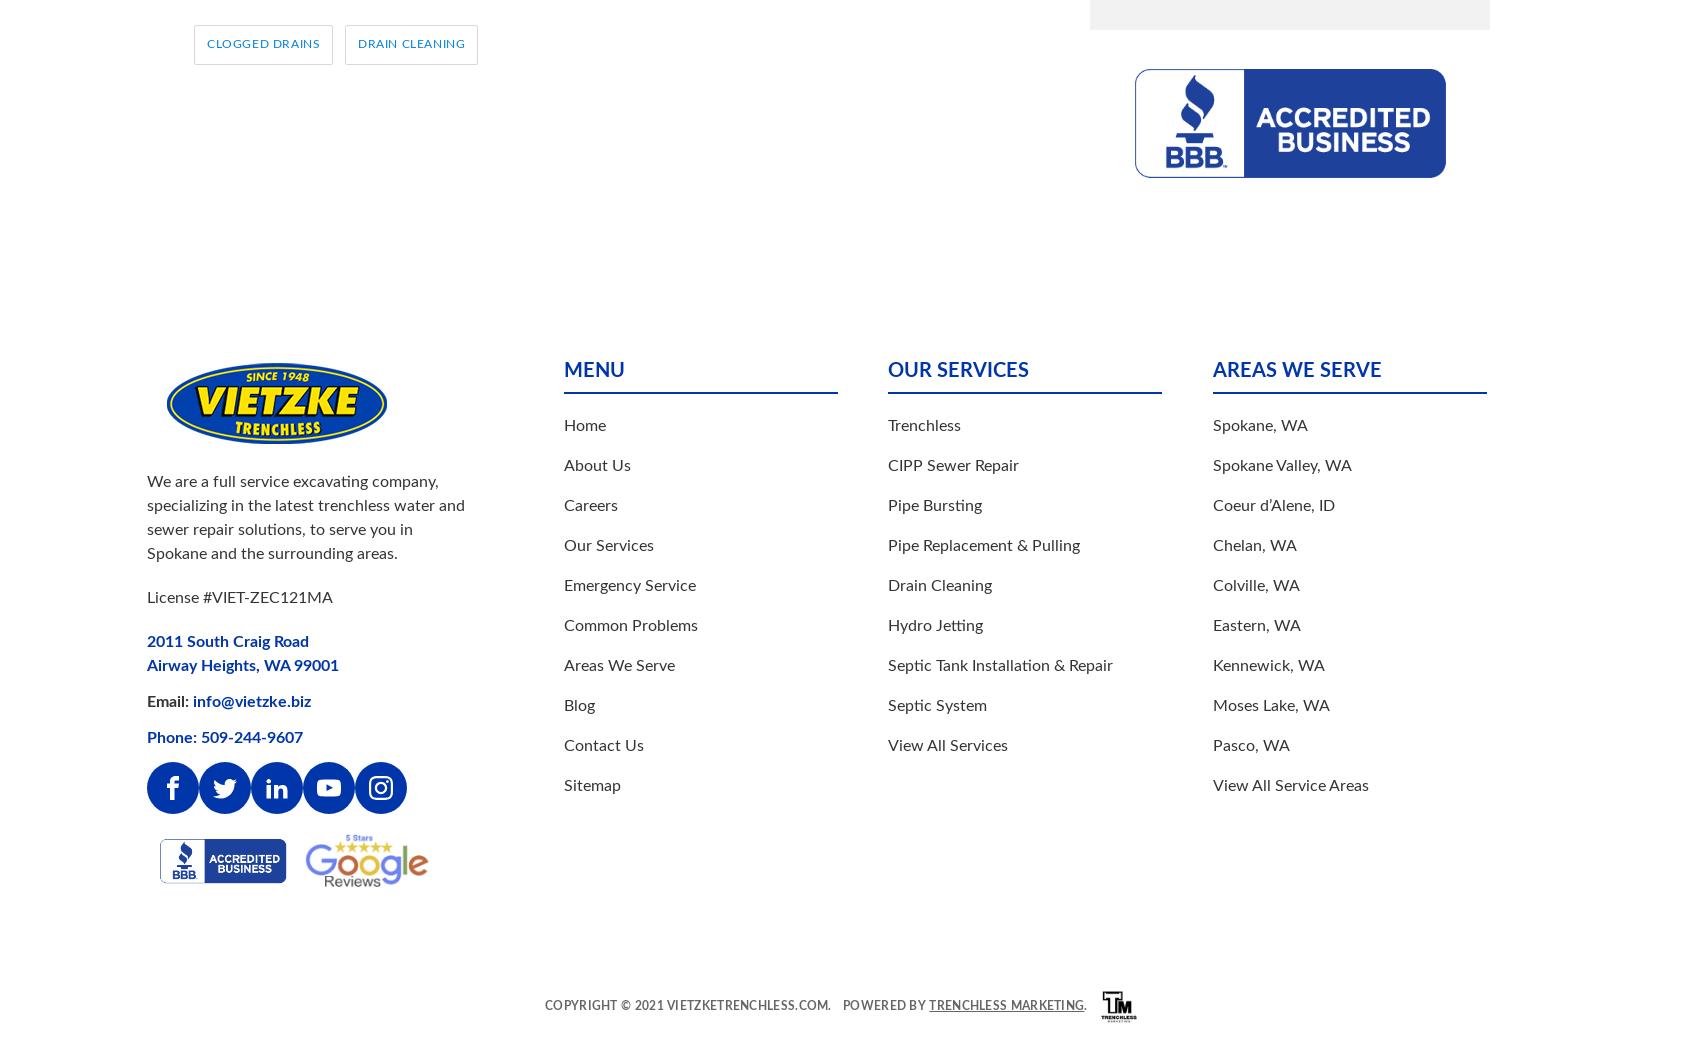 The image size is (1684, 1055). Describe the element at coordinates (1211, 704) in the screenshot. I see `'Moses Lake, WA'` at that location.